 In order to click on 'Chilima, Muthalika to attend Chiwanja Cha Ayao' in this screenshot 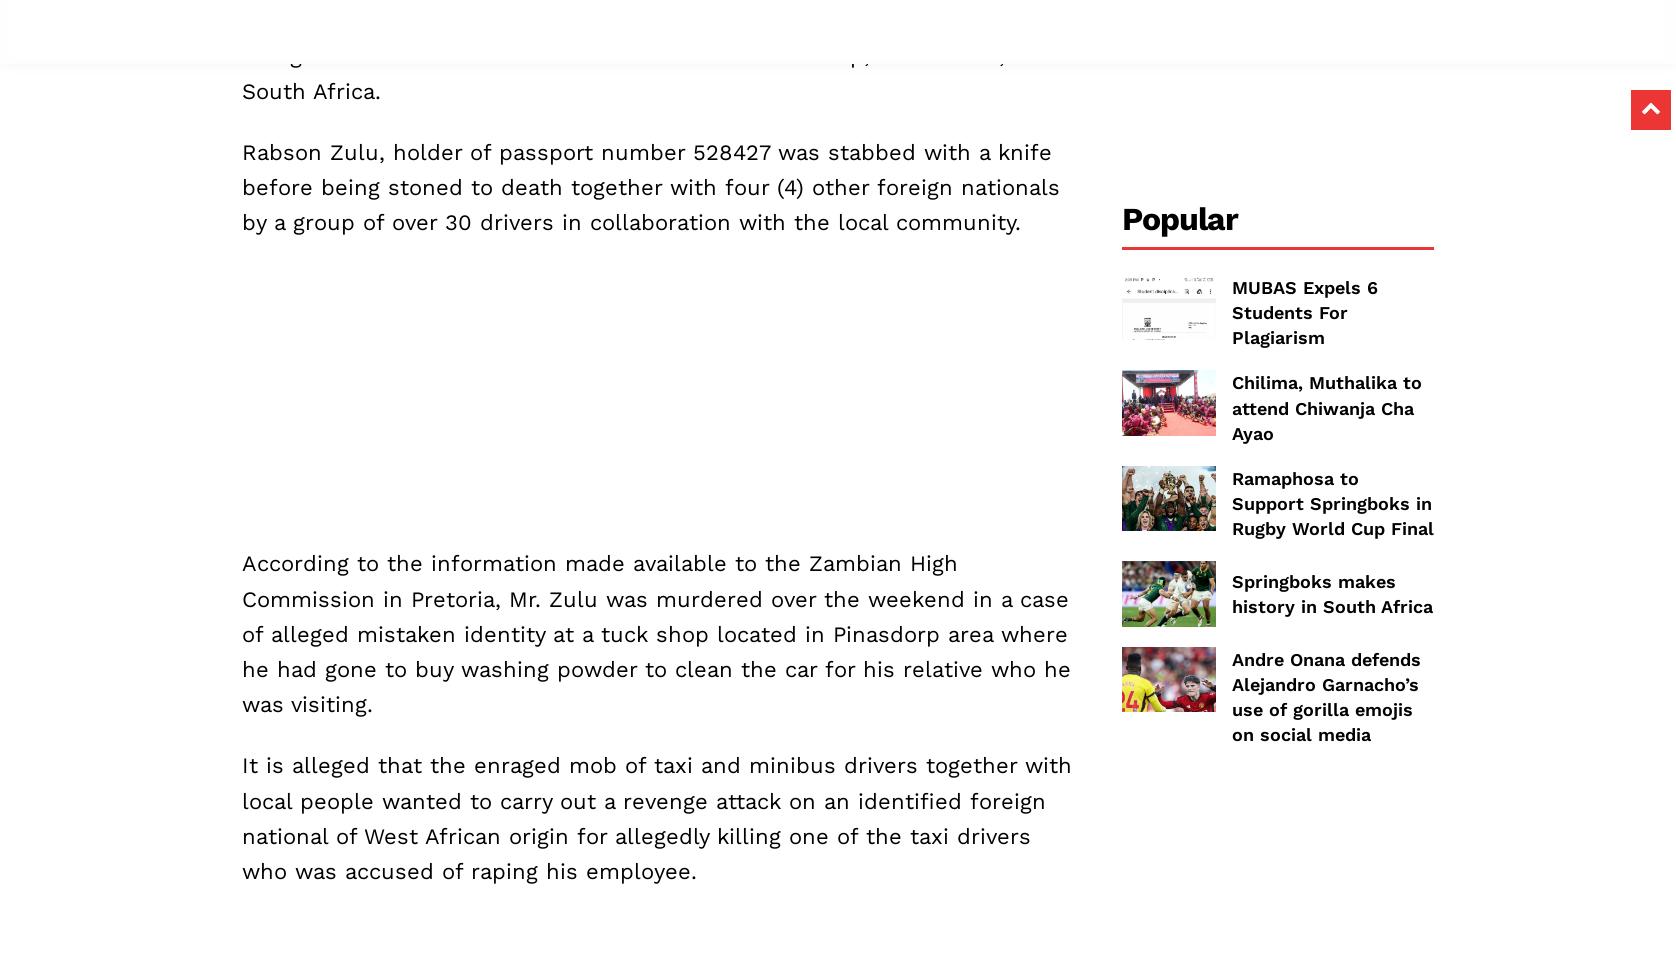, I will do `click(1326, 407)`.